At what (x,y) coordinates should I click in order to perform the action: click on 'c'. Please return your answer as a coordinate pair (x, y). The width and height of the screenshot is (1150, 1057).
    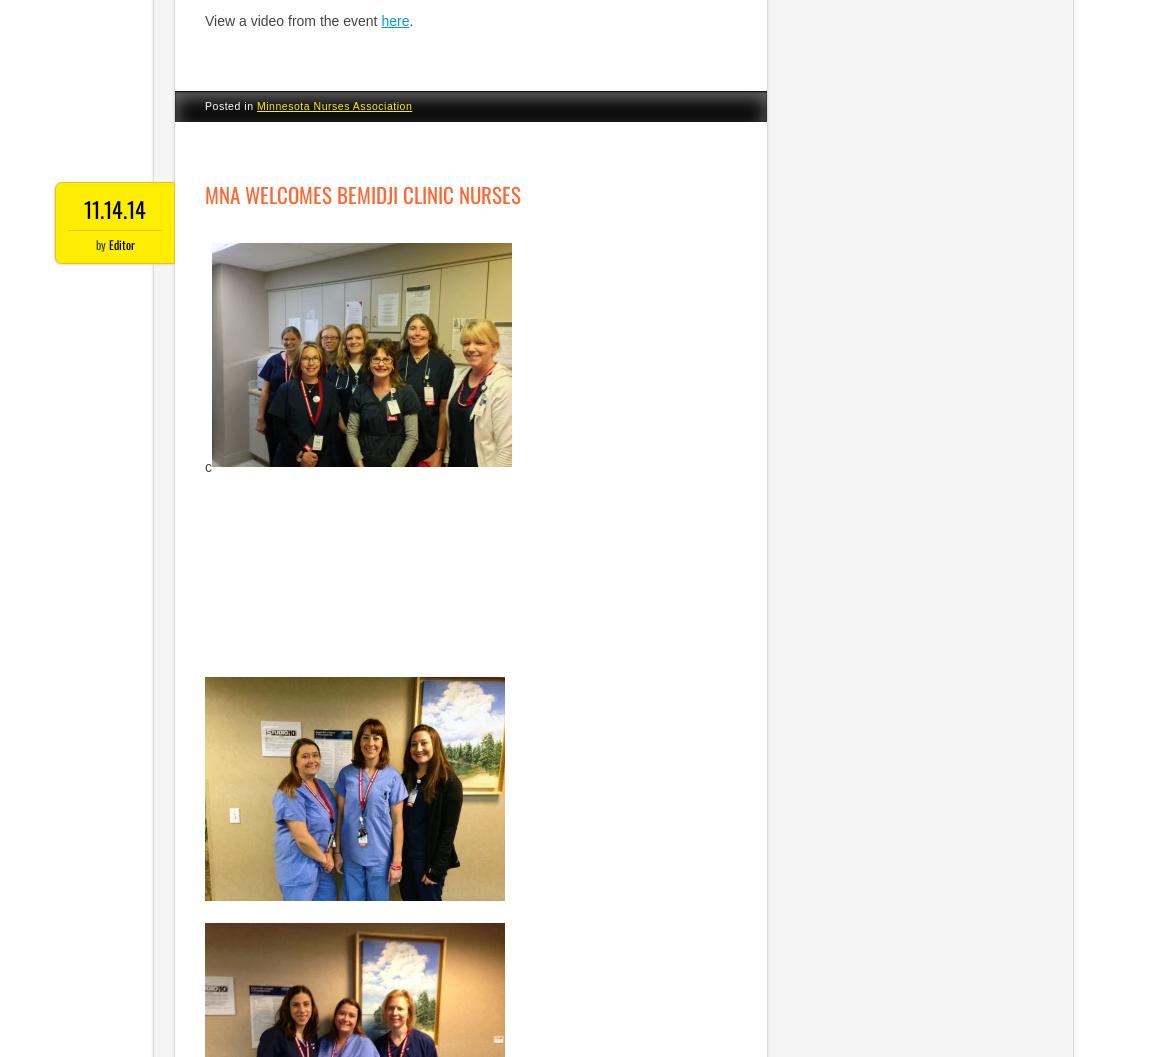
    Looking at the image, I should click on (207, 466).